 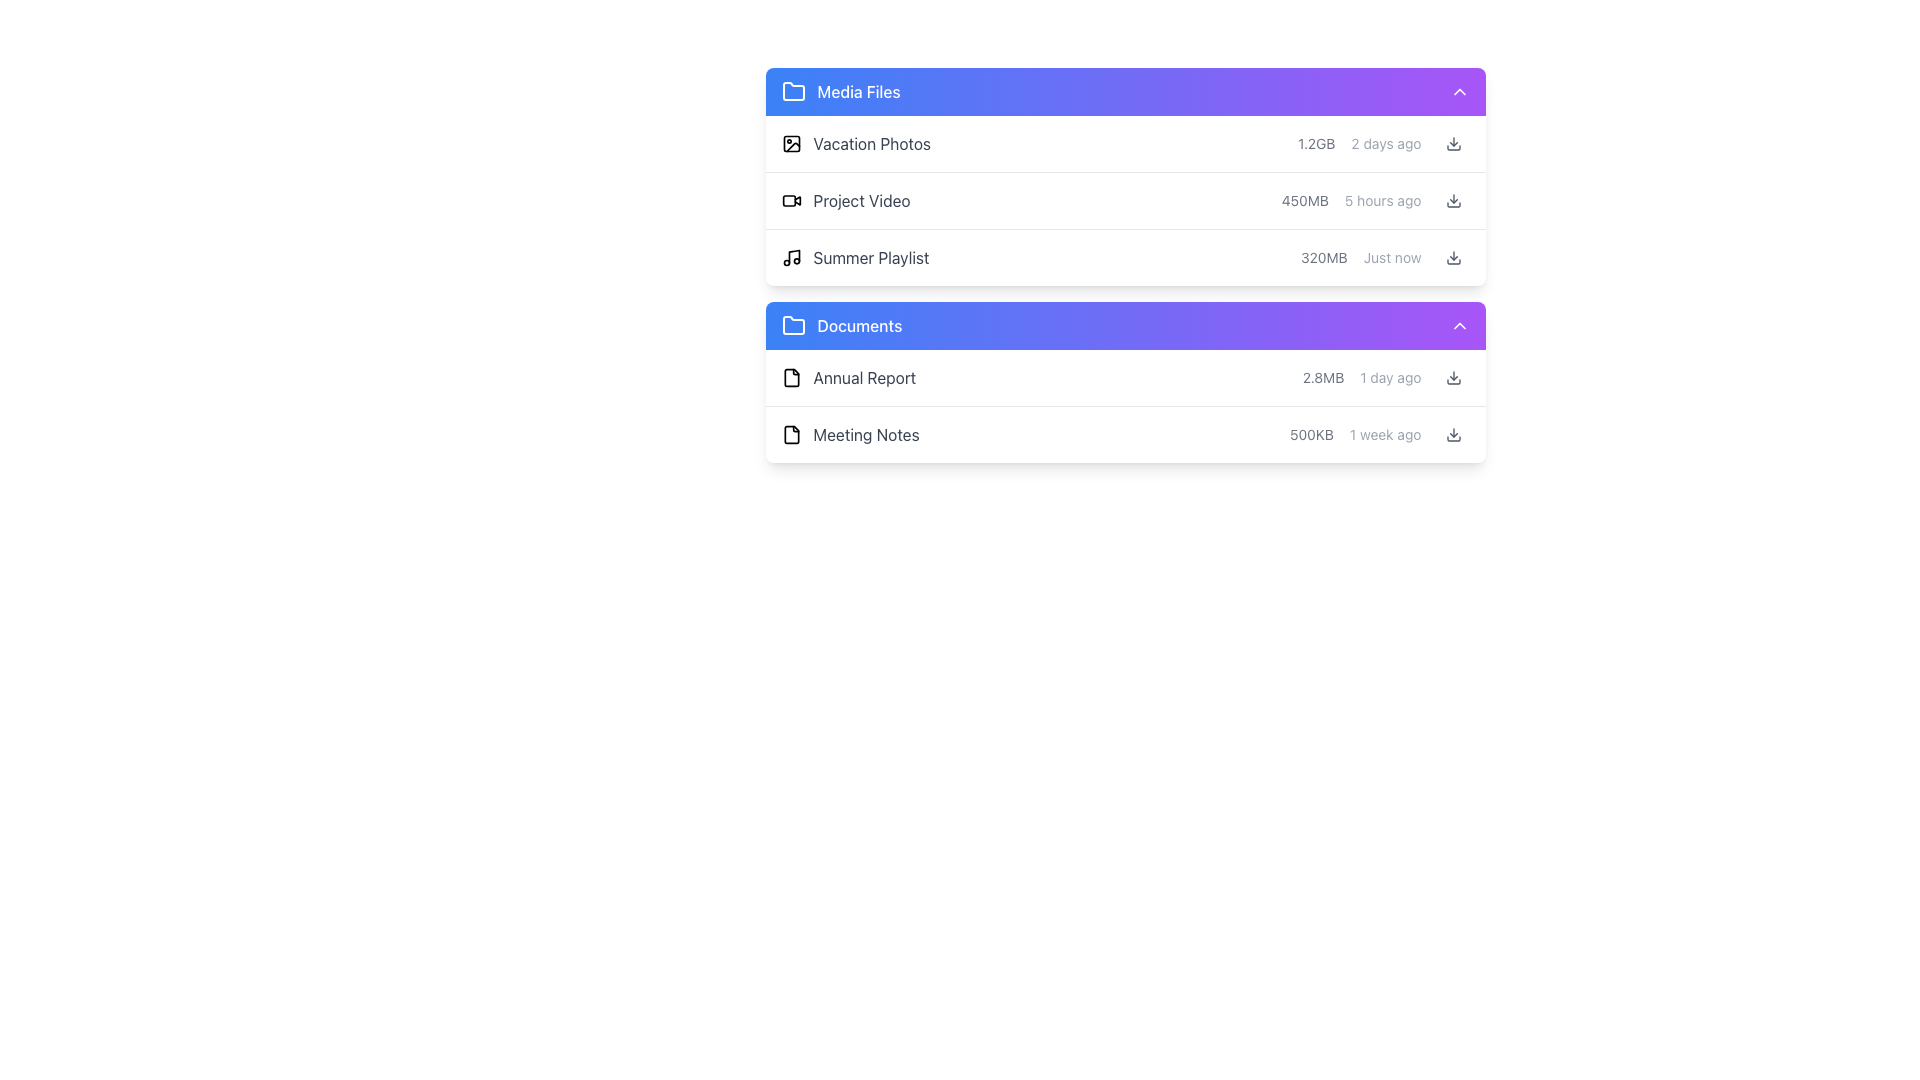 I want to click on the first entry in the 'Media Files' section labeled 'Vacation Photos', so click(x=1125, y=143).